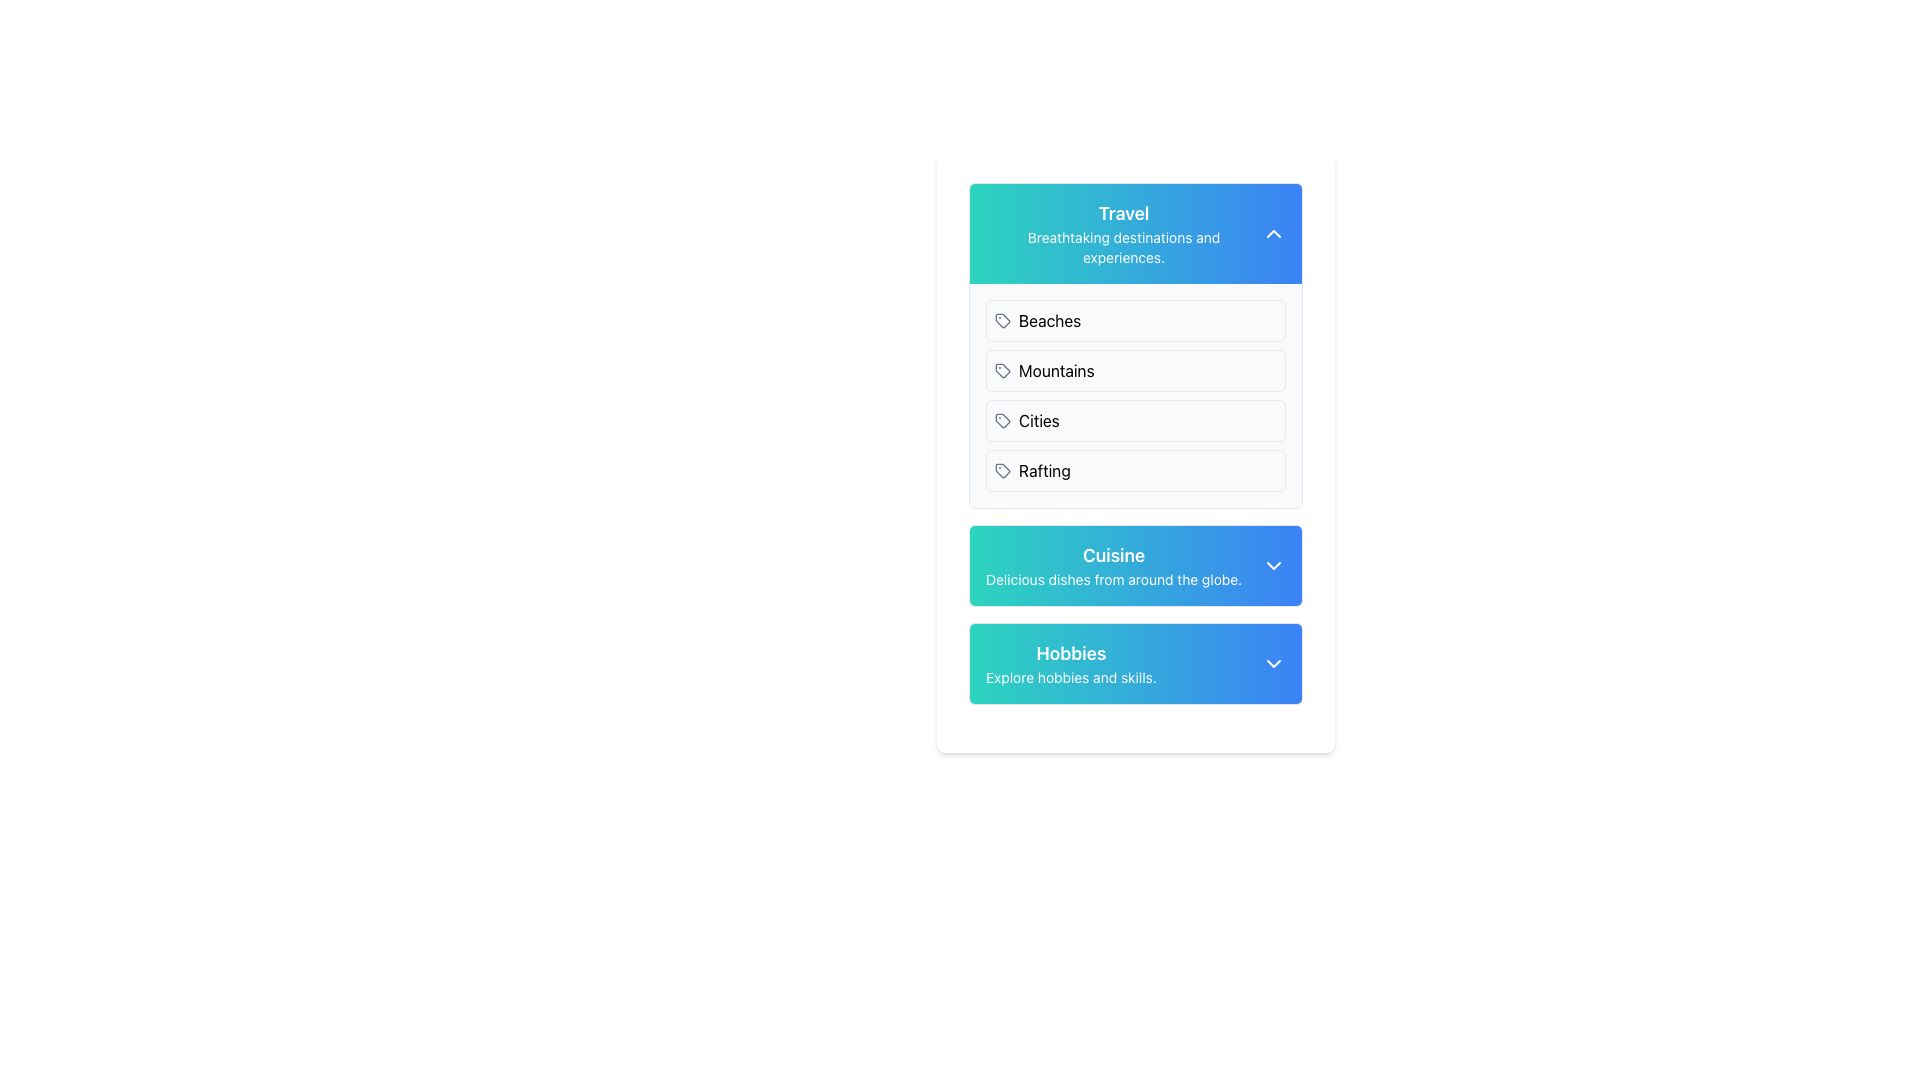  What do you see at coordinates (1123, 233) in the screenshot?
I see `the Text Label that describes a section dedicated to travel-related content, positioned at the top of a vertically stacked layout above similar elements like 'Cuisine' and 'Hobbies'` at bounding box center [1123, 233].